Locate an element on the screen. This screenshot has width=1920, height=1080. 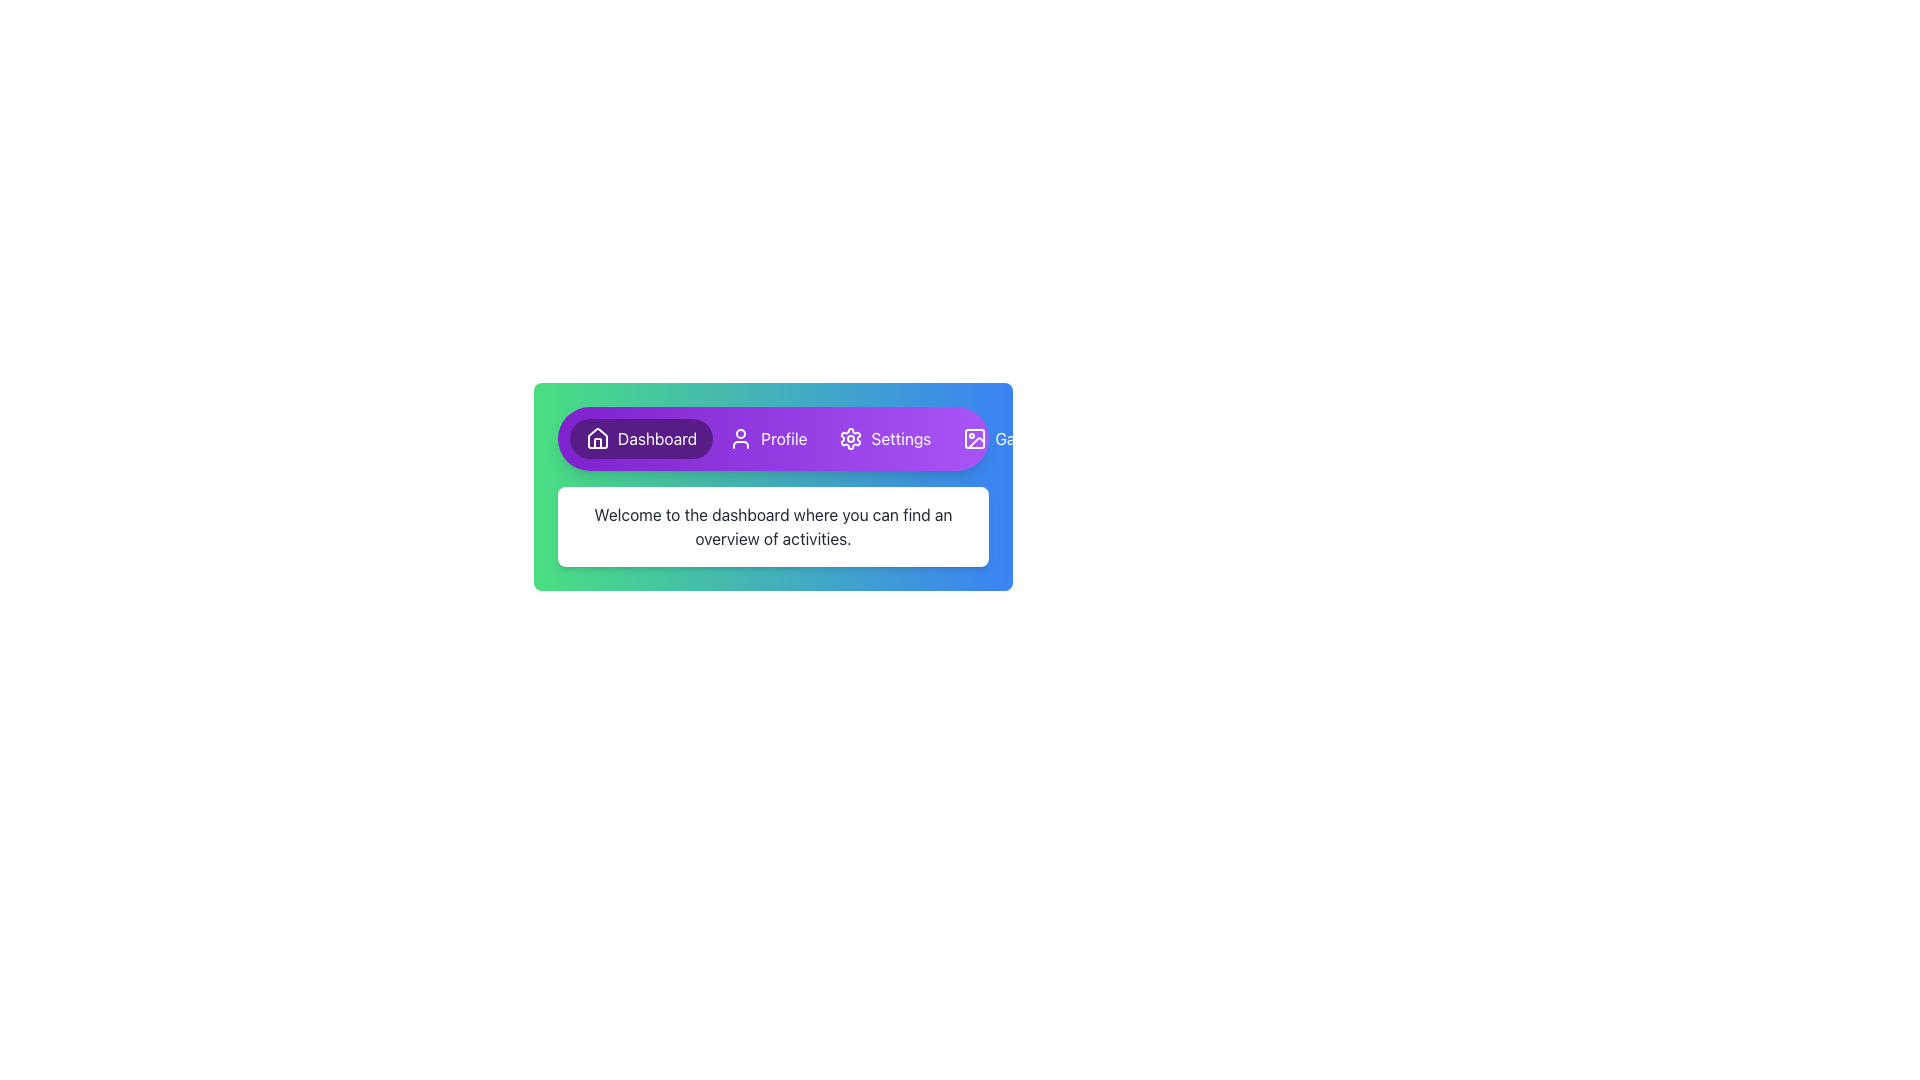
text from the centered text label that contains the phrase 'Welcome to the dashboard where you can find an overview of activities.' is located at coordinates (772, 526).